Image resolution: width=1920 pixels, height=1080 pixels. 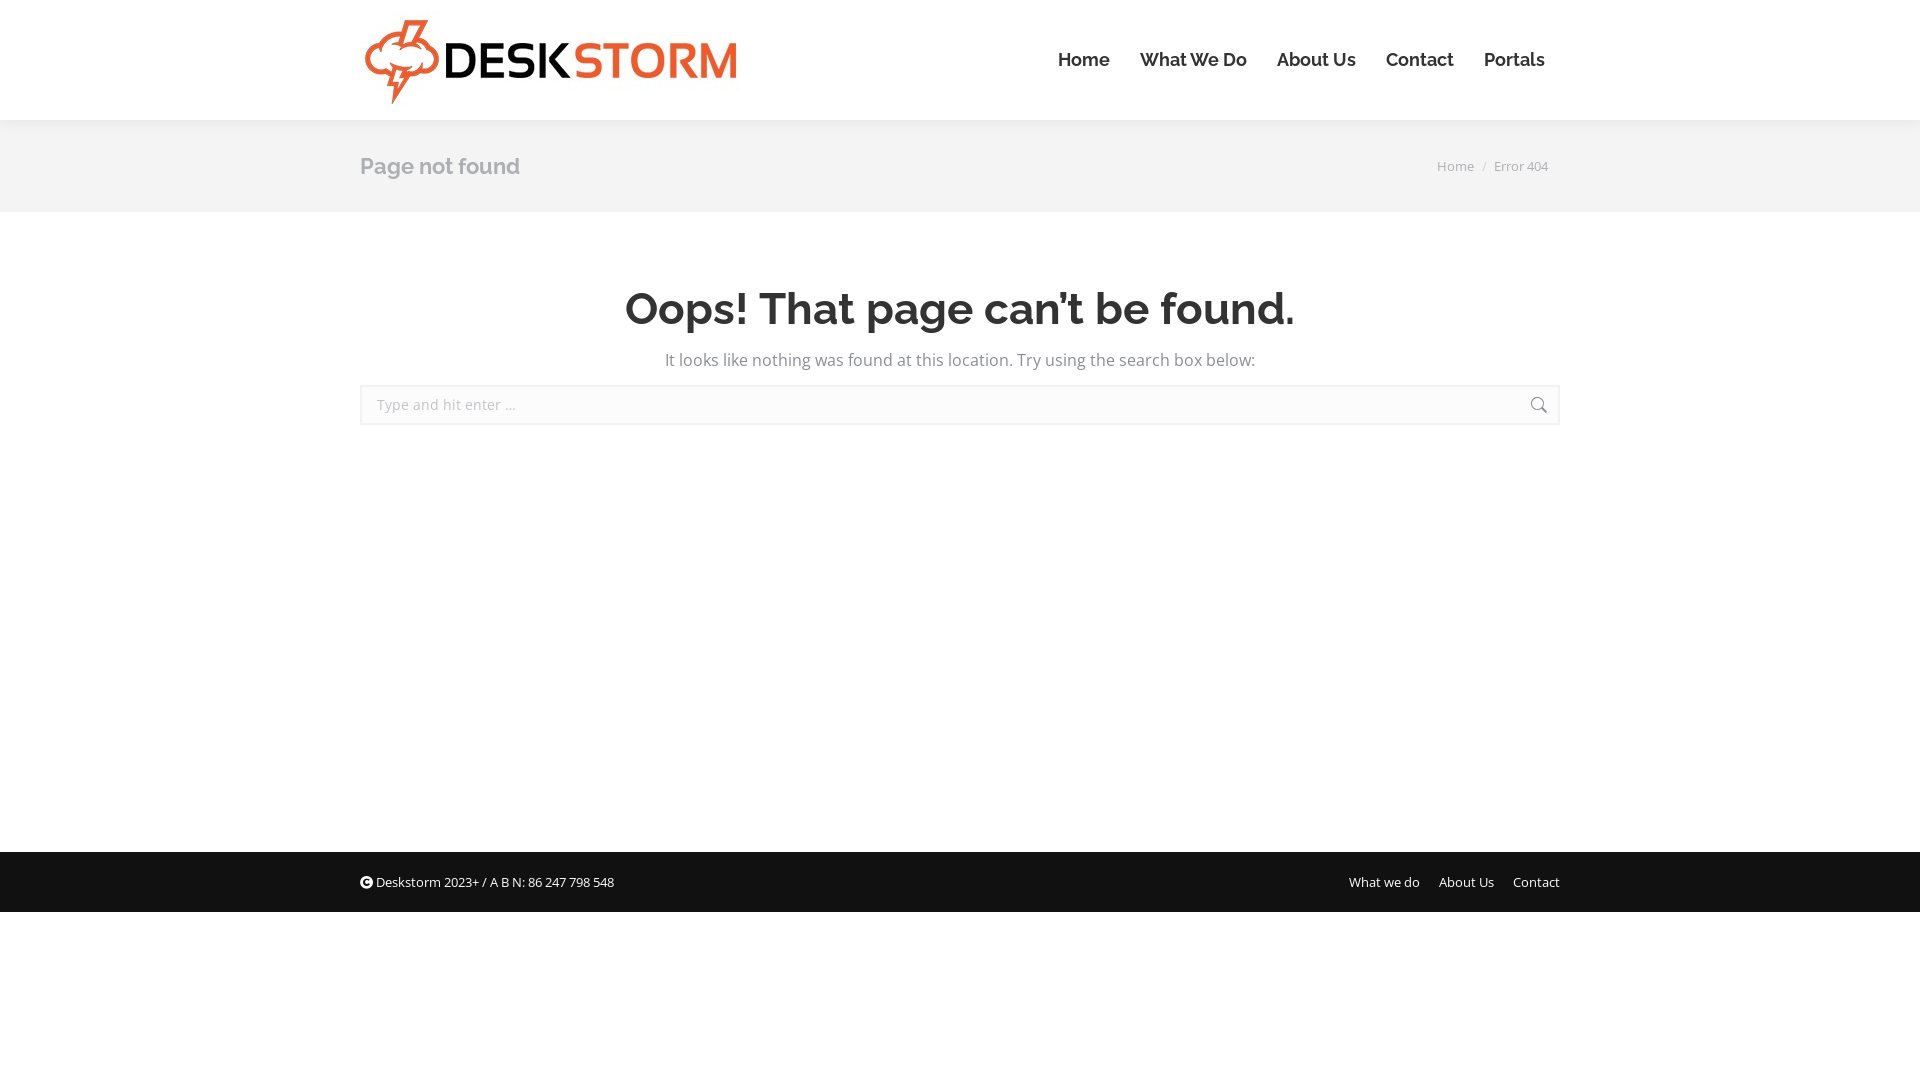 I want to click on 'What We Do', so click(x=1193, y=59).